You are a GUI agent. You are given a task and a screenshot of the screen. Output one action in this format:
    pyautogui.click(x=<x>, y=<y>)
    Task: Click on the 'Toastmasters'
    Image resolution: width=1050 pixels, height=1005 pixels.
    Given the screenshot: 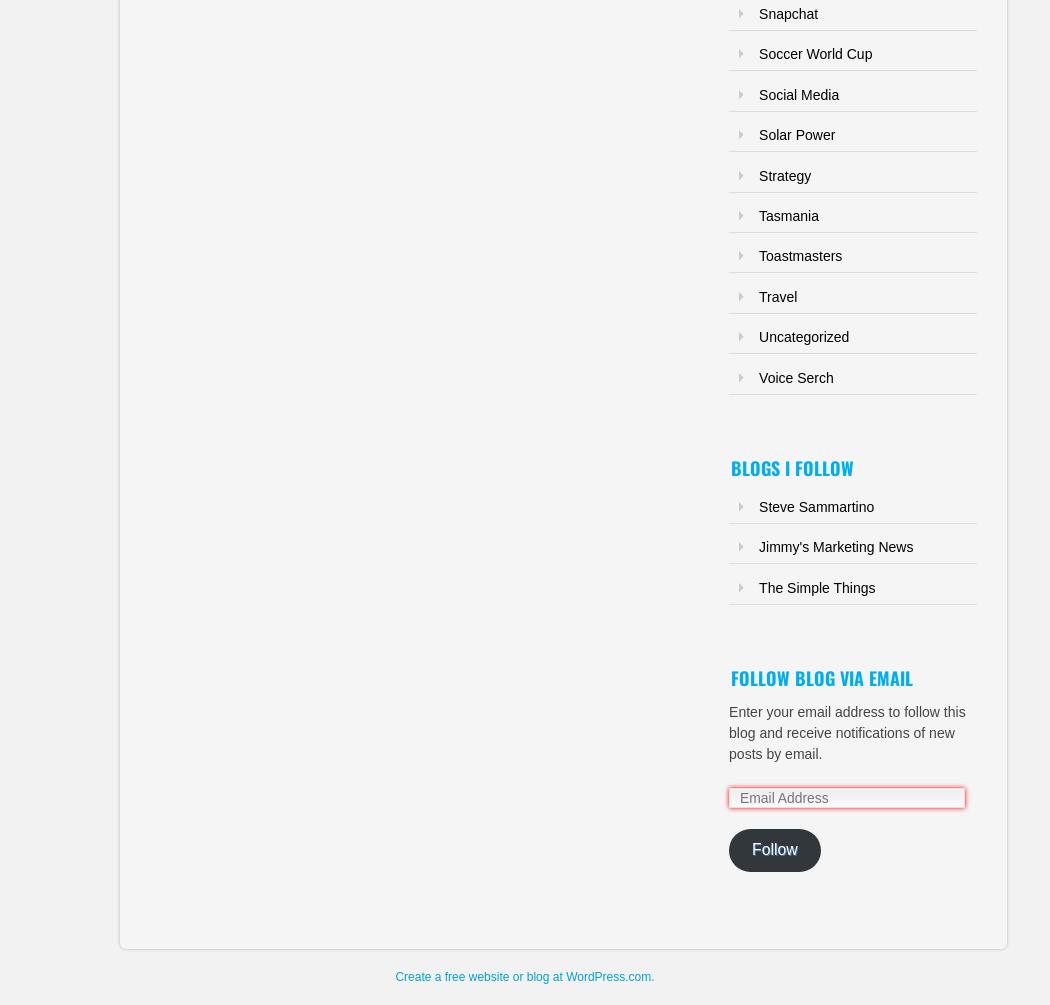 What is the action you would take?
    pyautogui.click(x=759, y=254)
    